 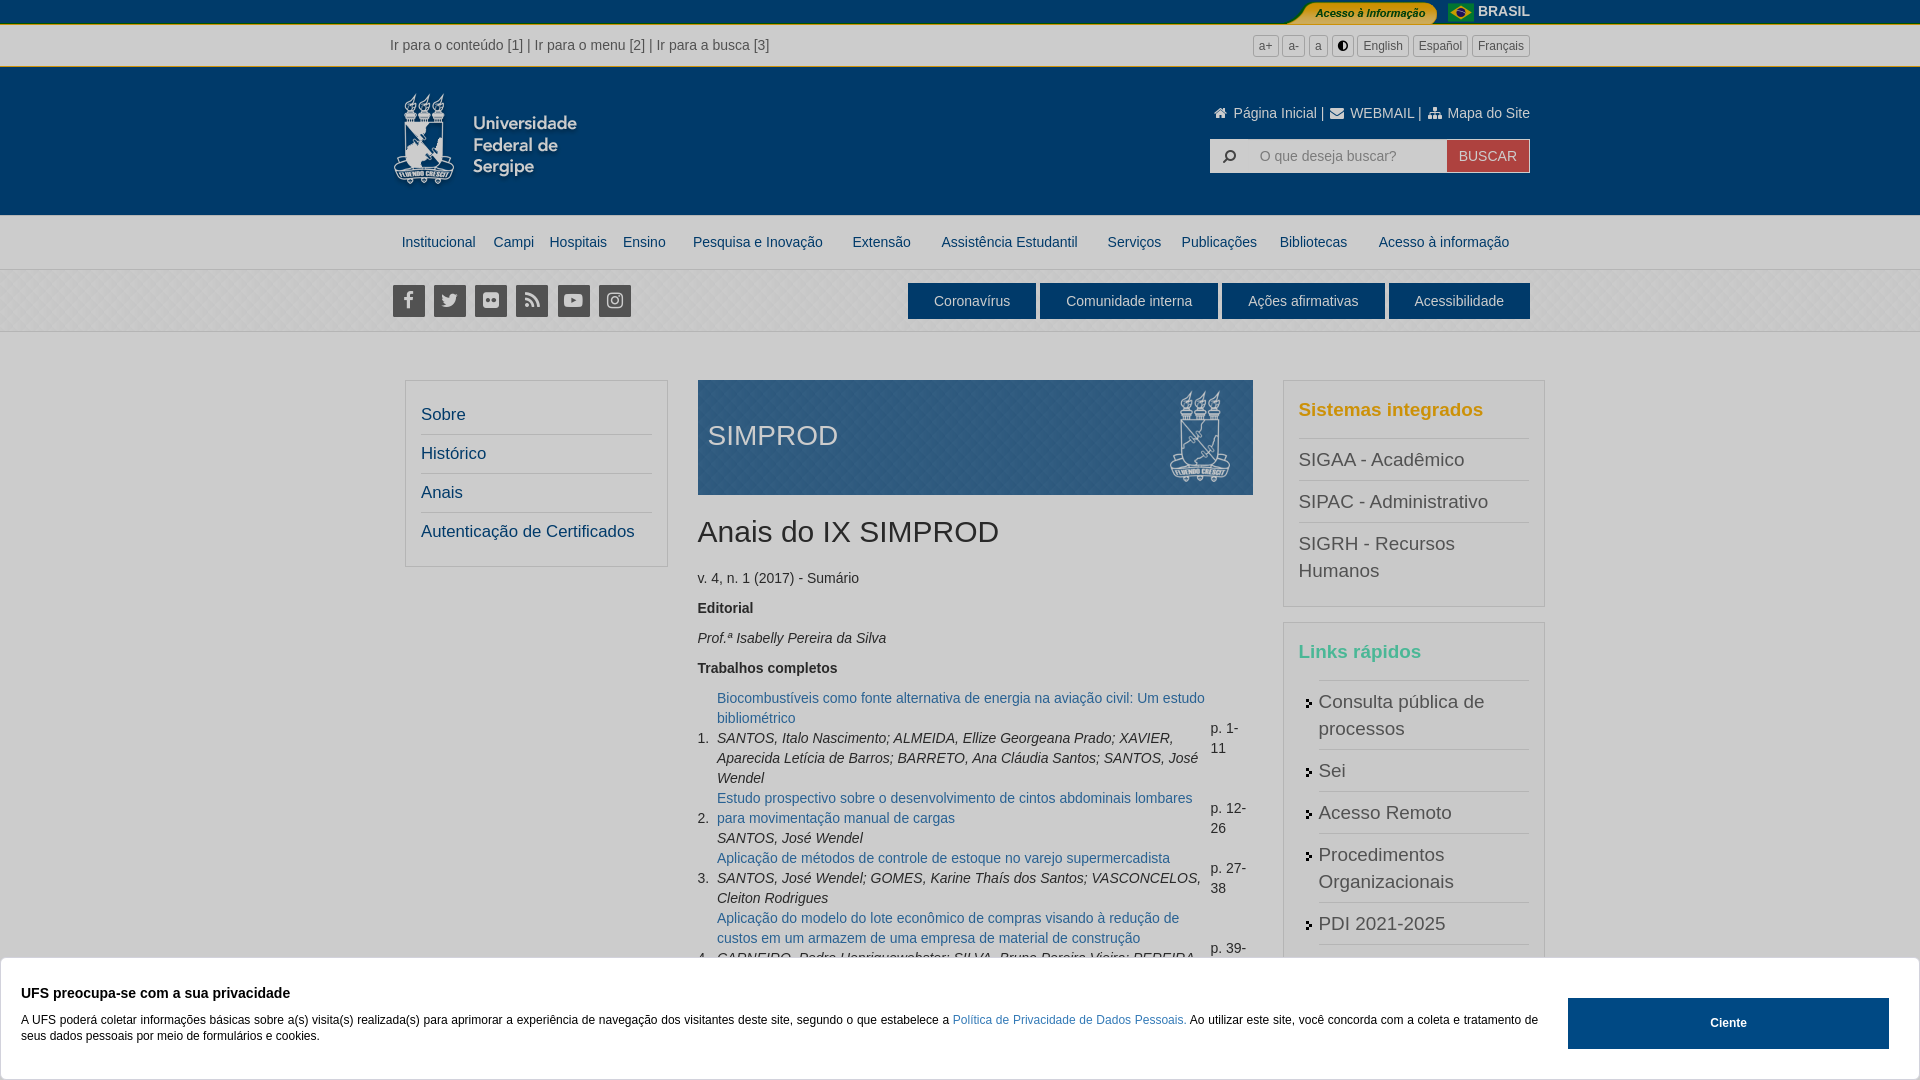 What do you see at coordinates (490, 300) in the screenshot?
I see `'Flickr'` at bounding box center [490, 300].